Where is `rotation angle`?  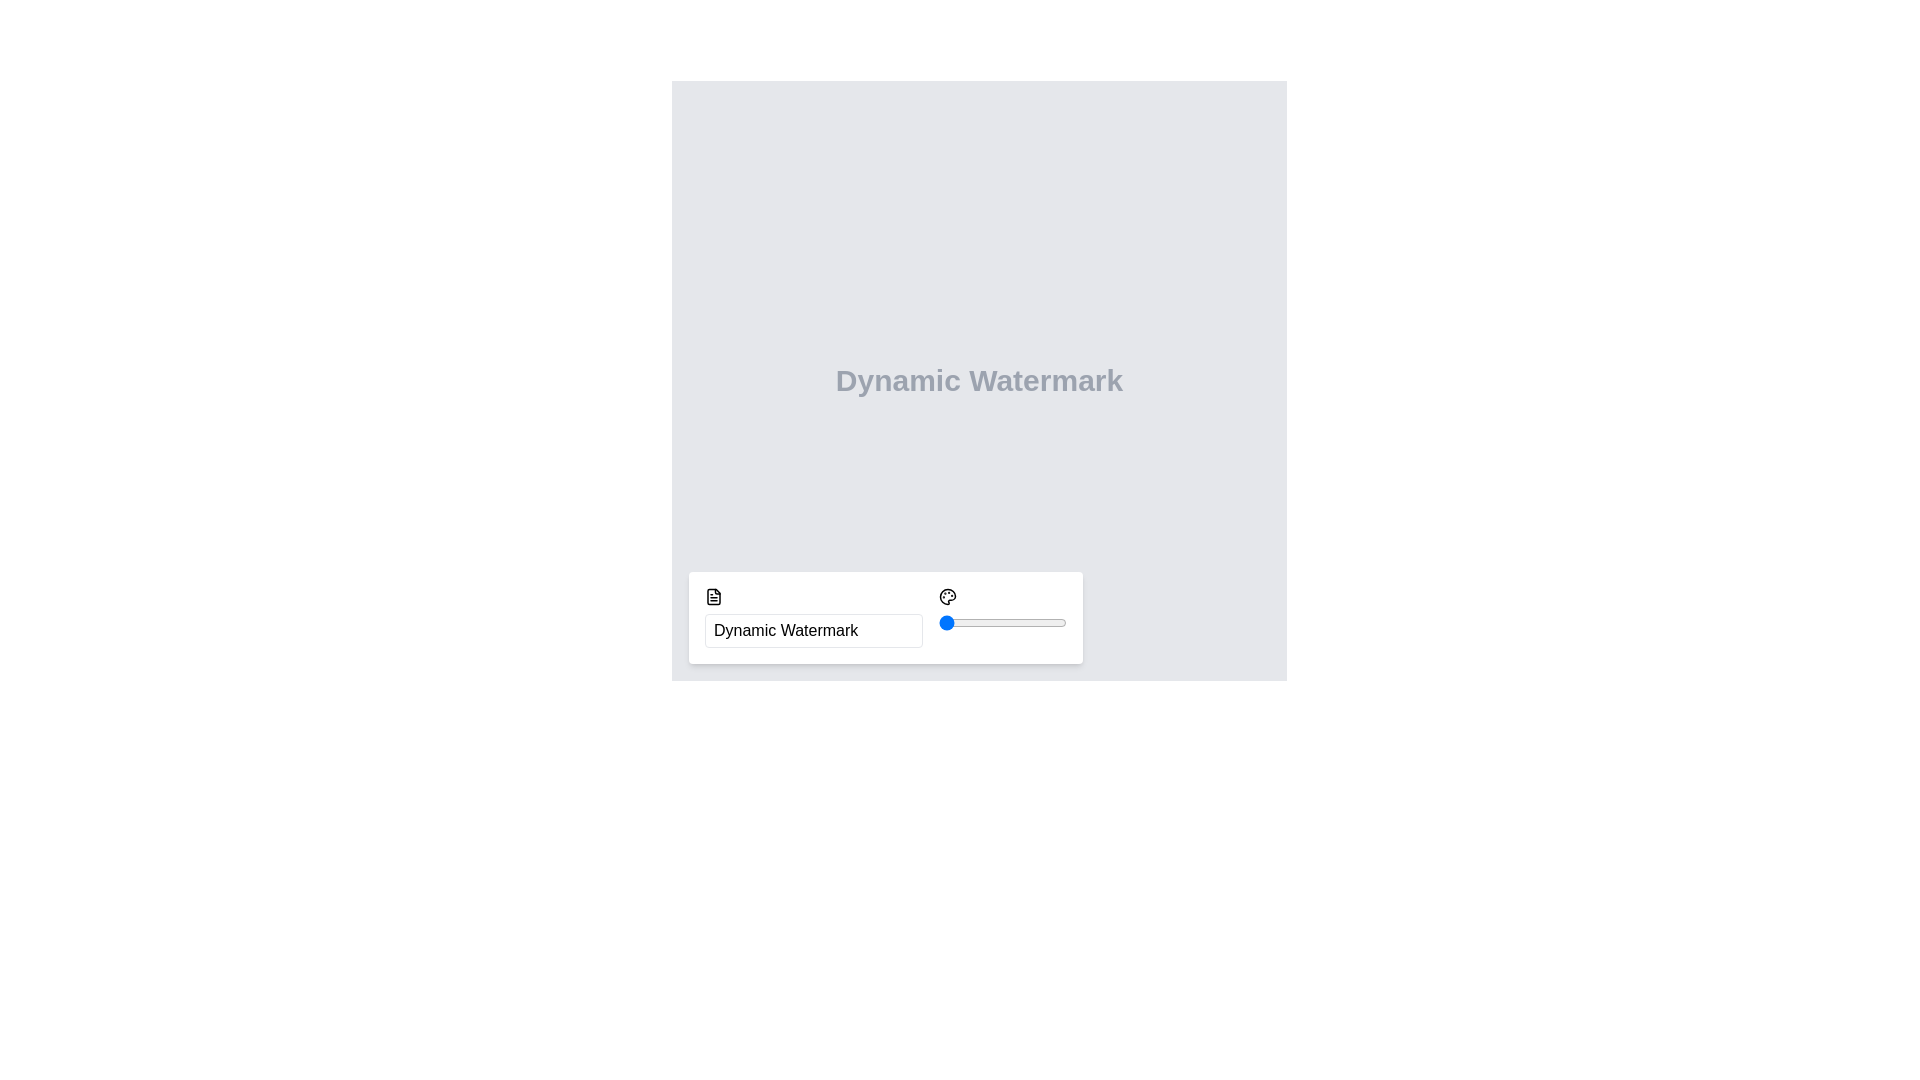 rotation angle is located at coordinates (1059, 622).